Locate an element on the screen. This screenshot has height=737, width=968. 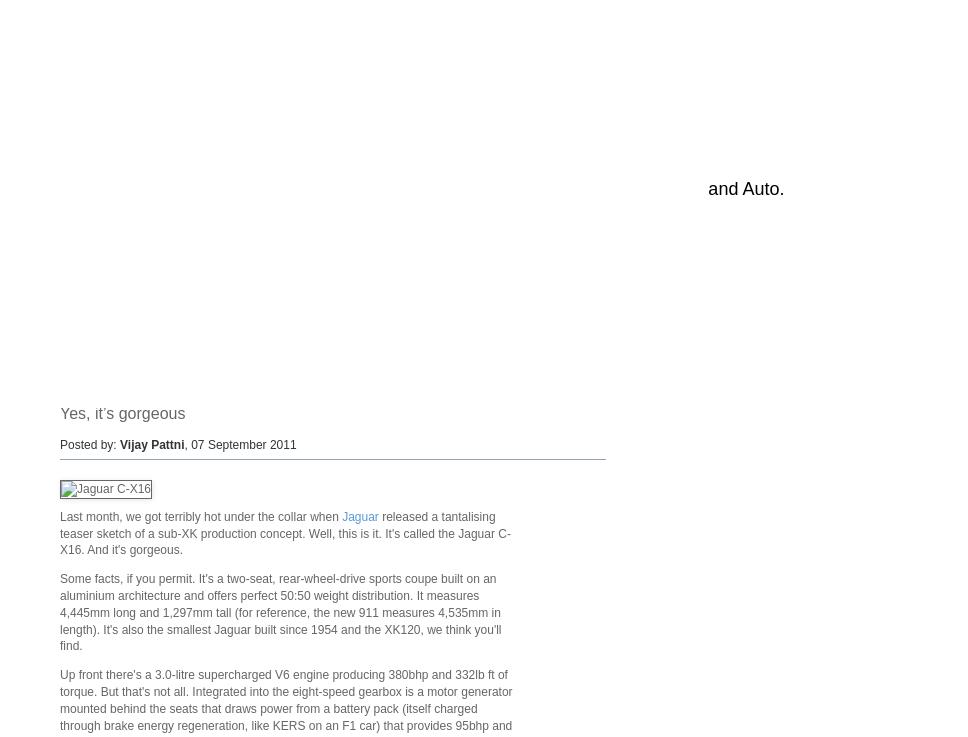
'Jaguar' is located at coordinates (341, 514).